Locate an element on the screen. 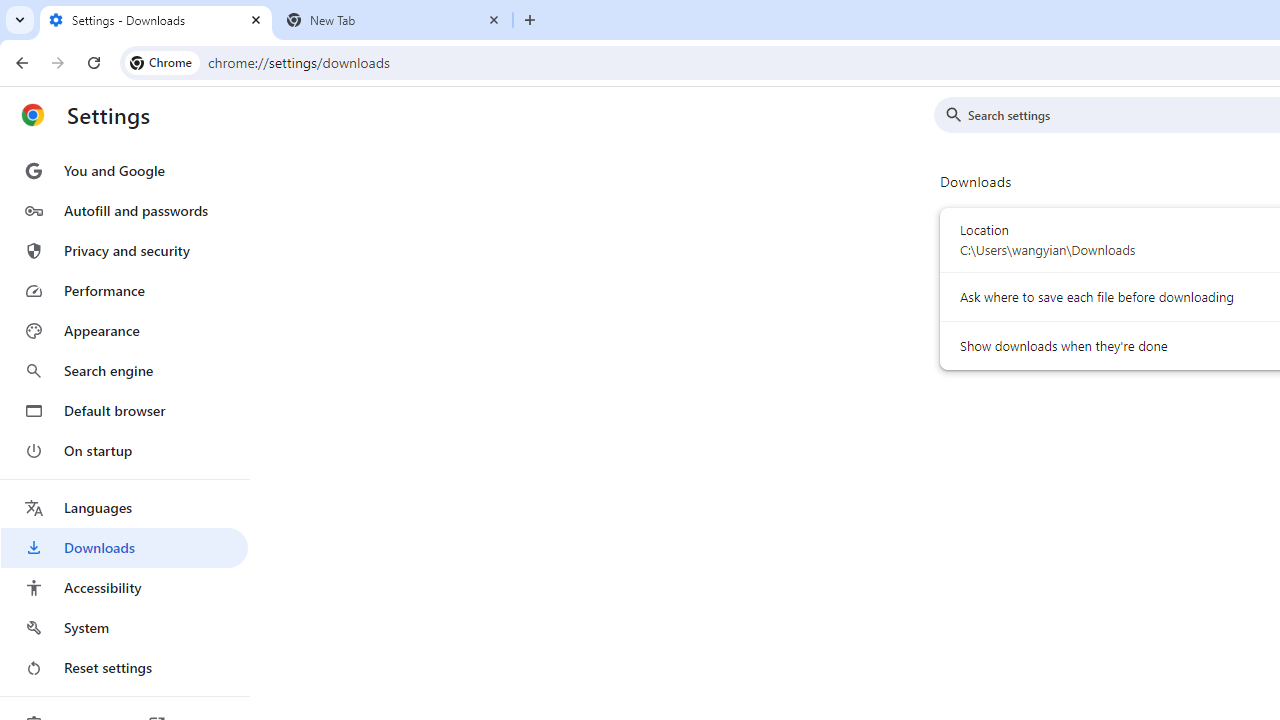  'Search engine' is located at coordinates (123, 371).